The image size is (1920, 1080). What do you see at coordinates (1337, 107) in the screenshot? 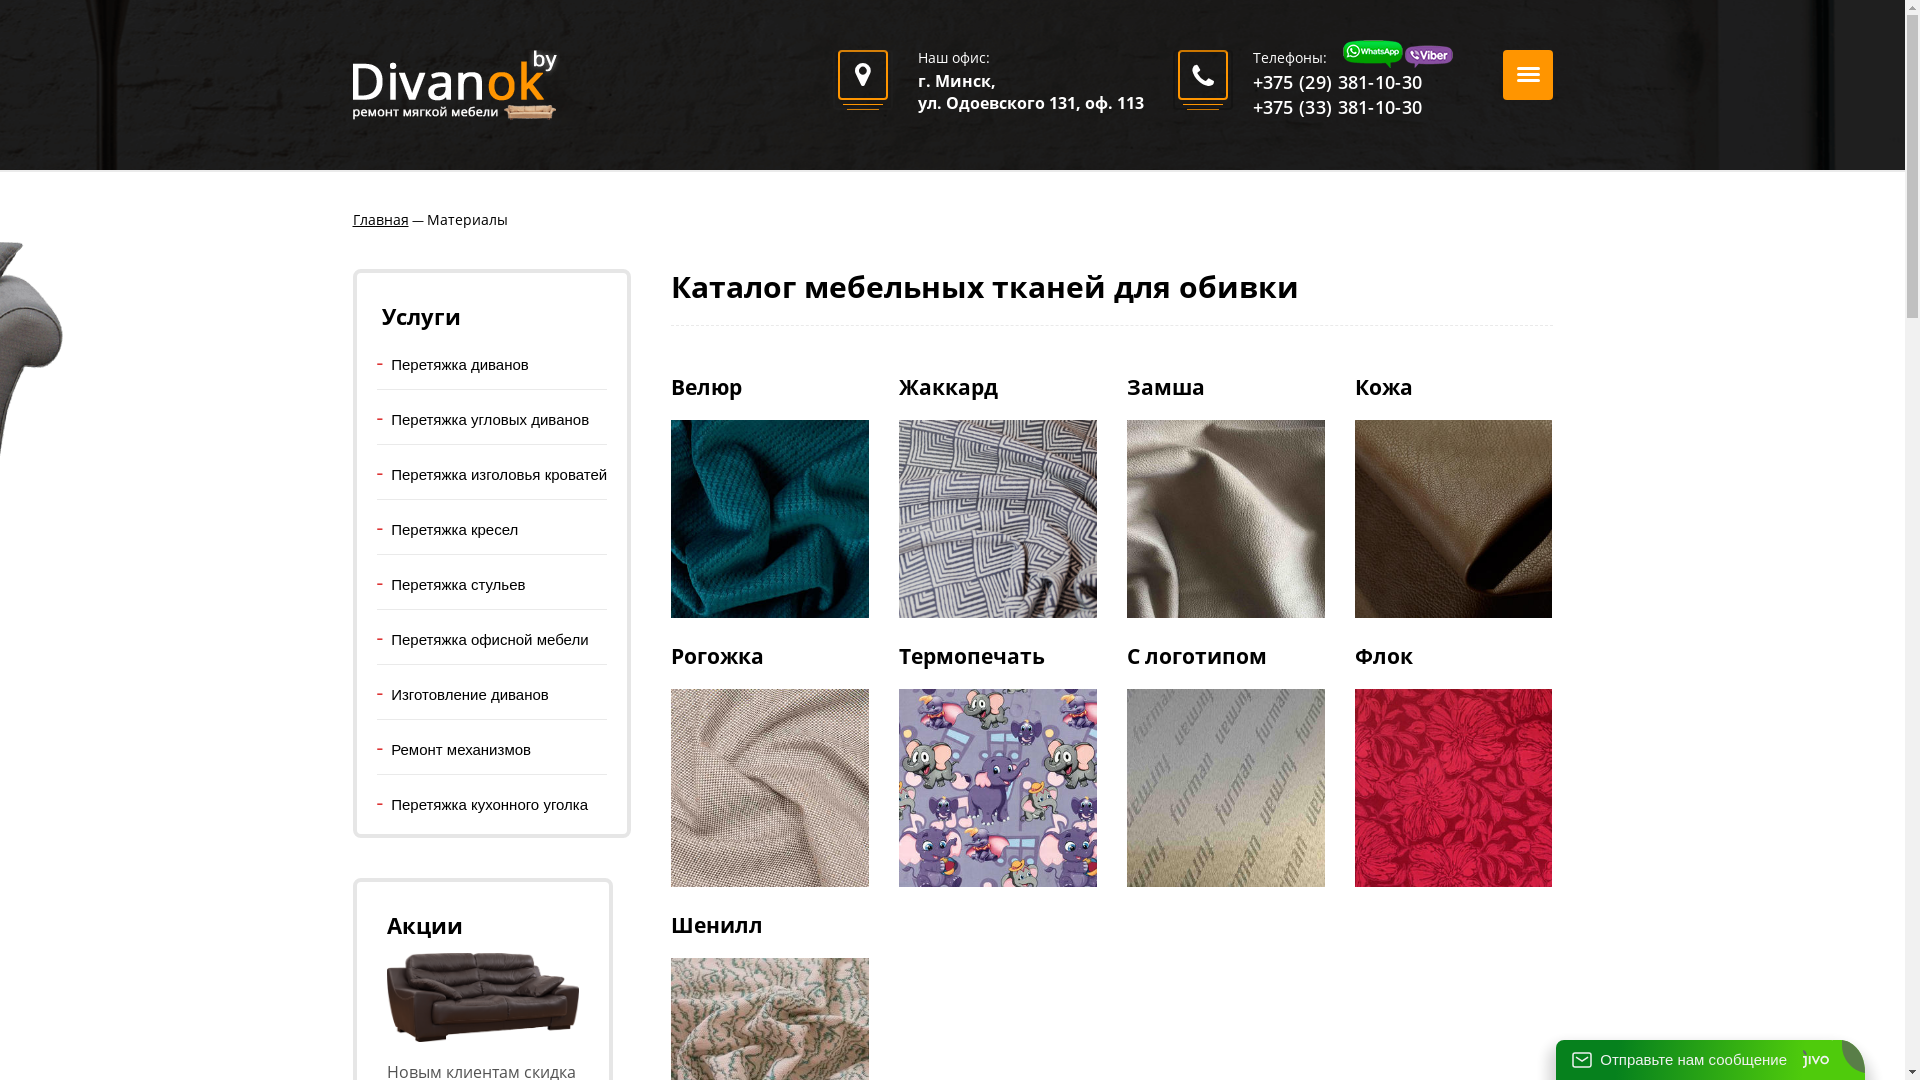
I see `'+375 (33) 381-10-30'` at bounding box center [1337, 107].